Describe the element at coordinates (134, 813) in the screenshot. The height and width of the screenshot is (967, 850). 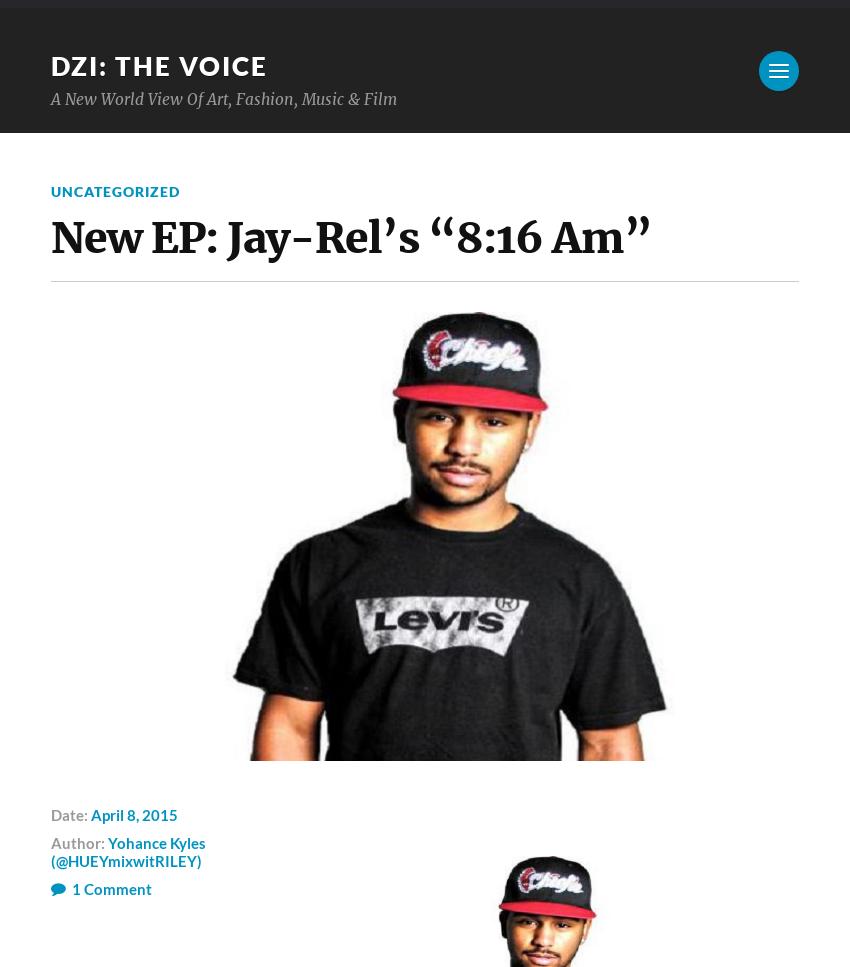
I see `'April 8, 2015'` at that location.